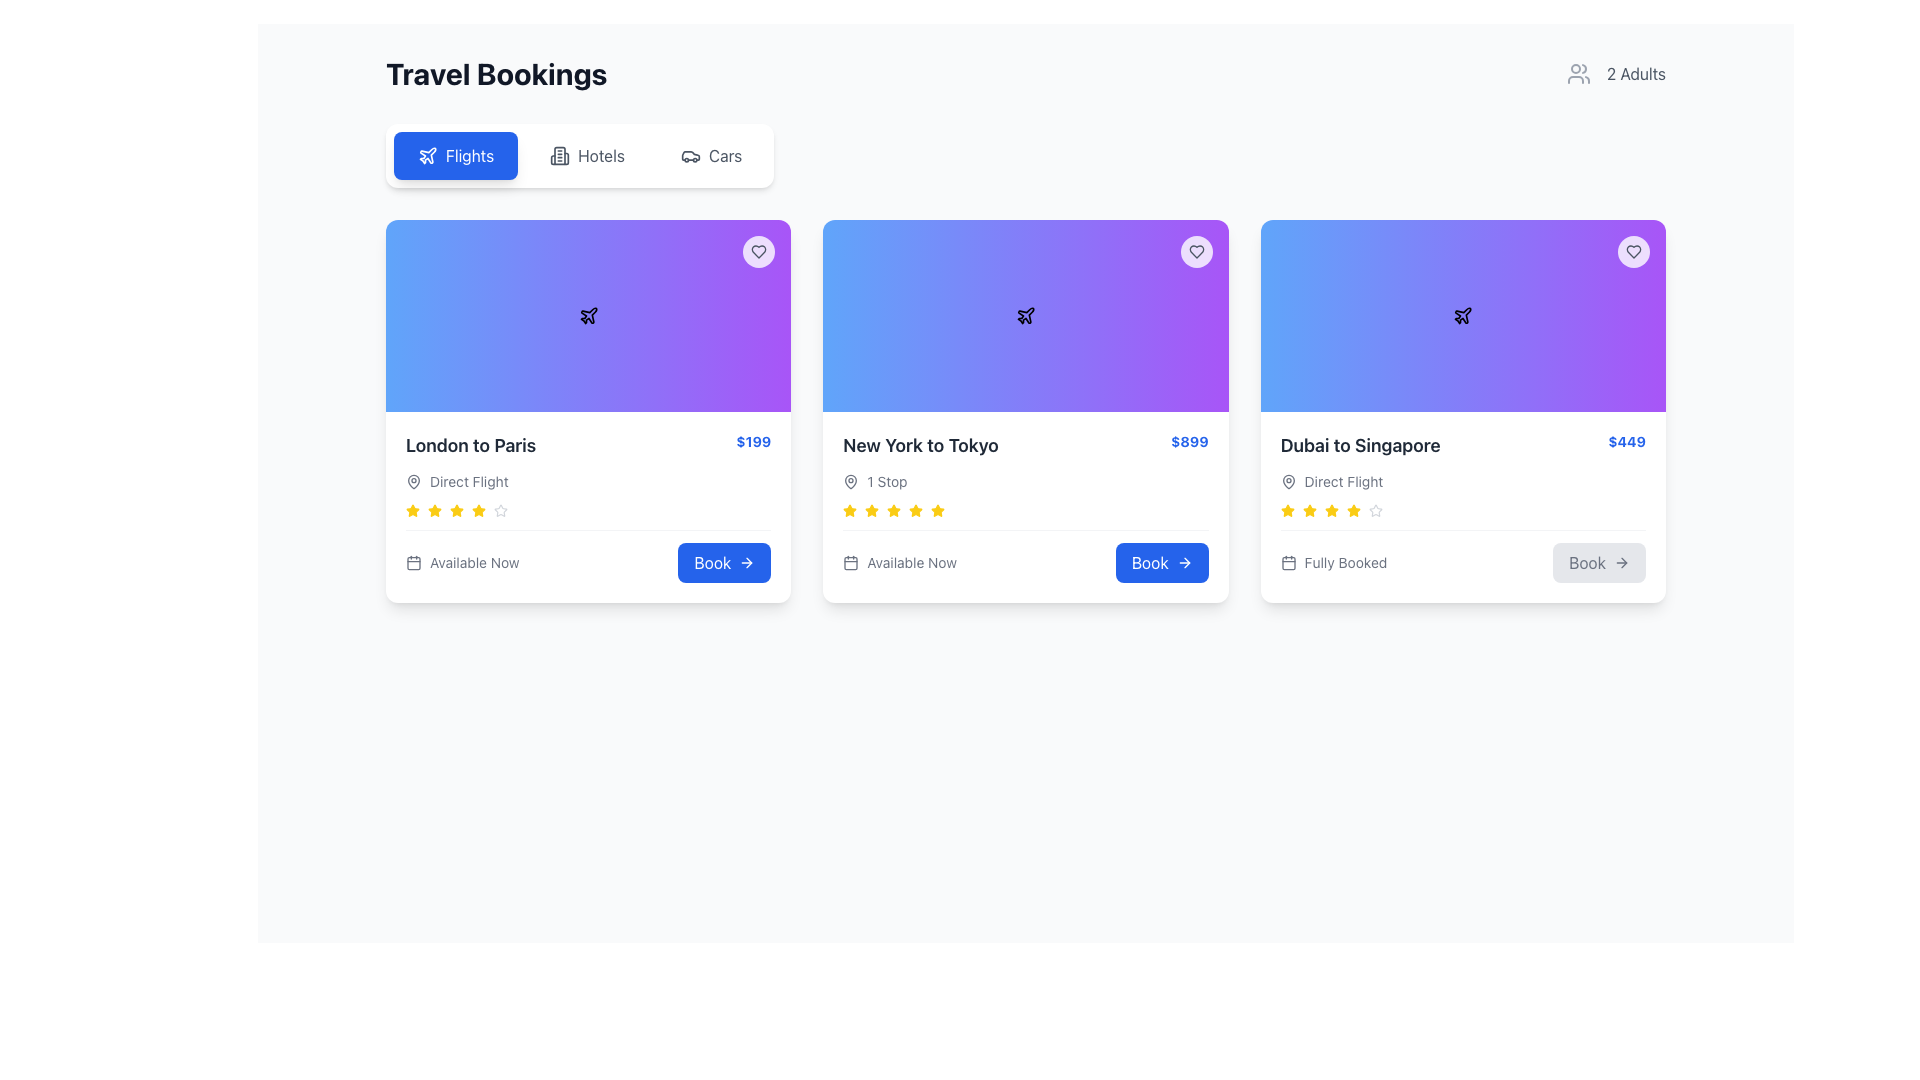  Describe the element at coordinates (478, 509) in the screenshot. I see `the fifth star icon representing the rating for the 'London to Paris' flight card, which is the first card in the row` at that location.